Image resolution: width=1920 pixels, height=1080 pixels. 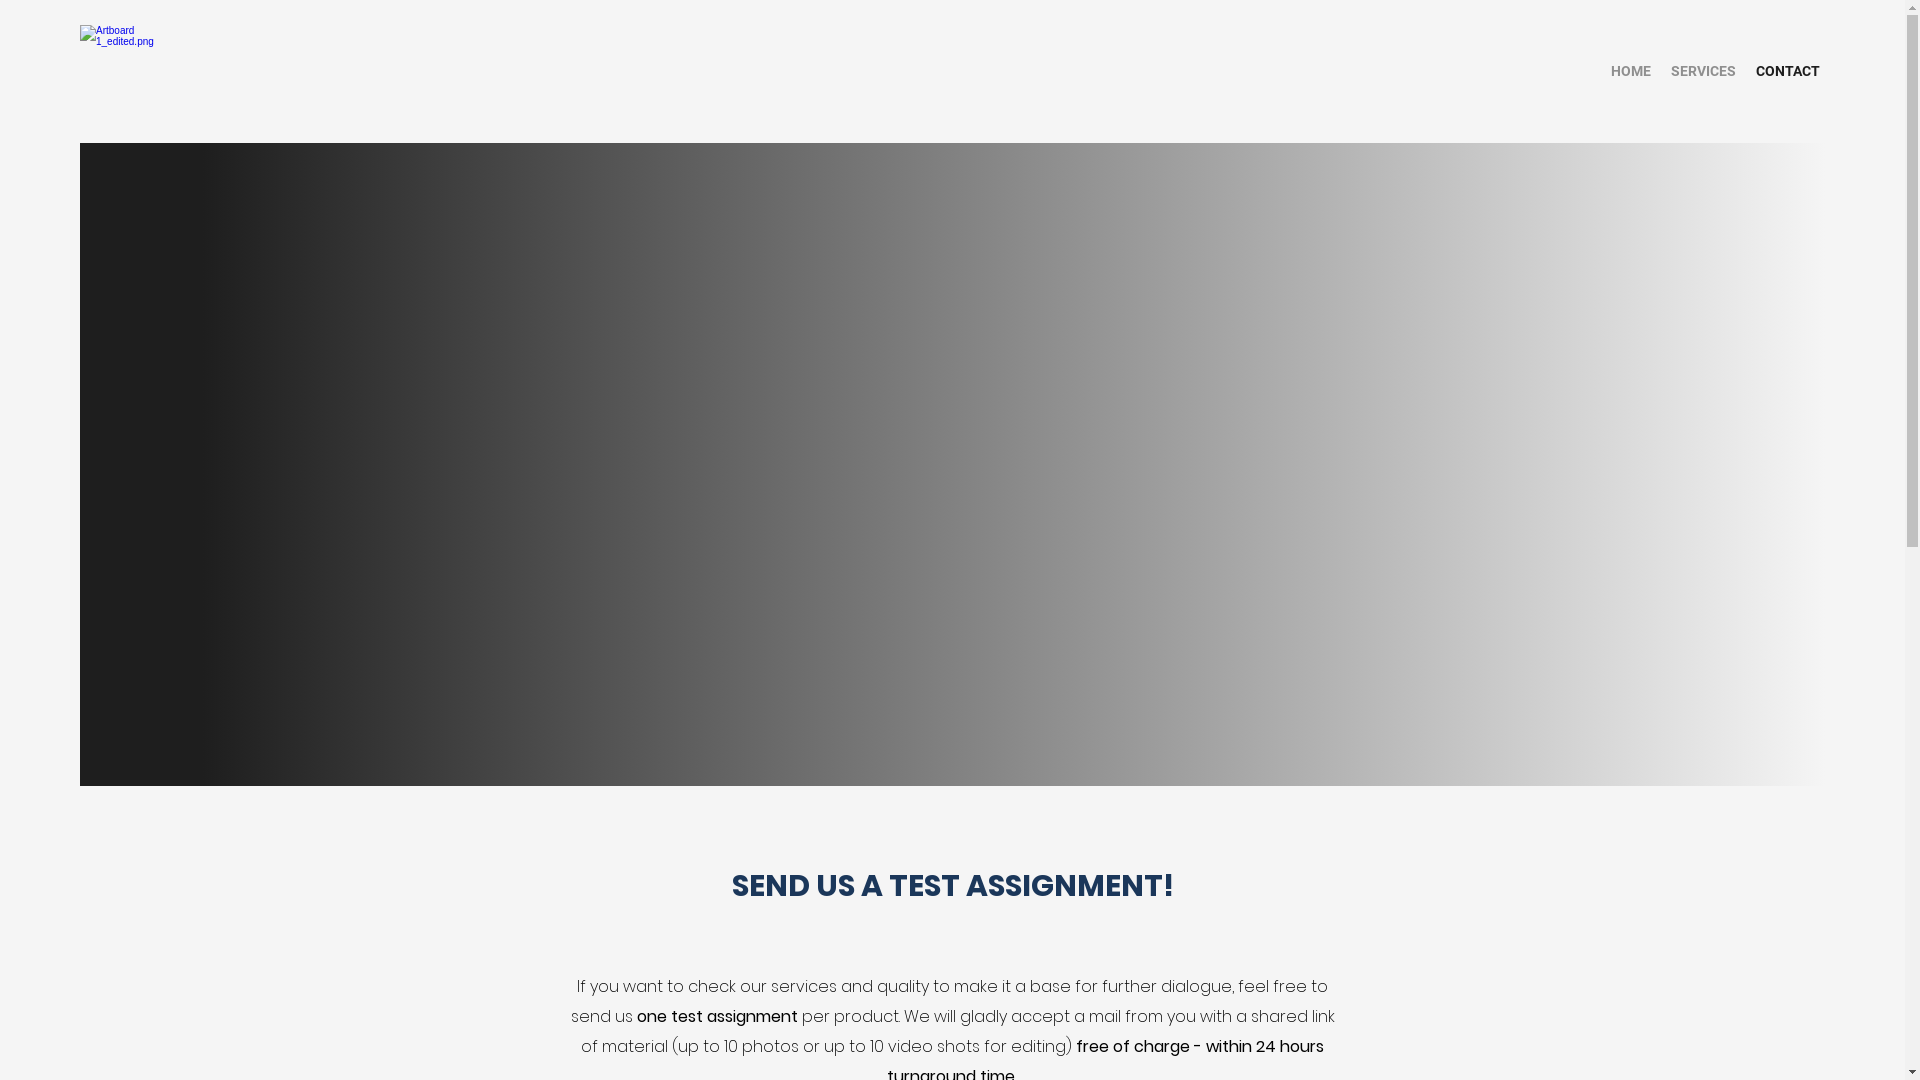 What do you see at coordinates (1631, 70) in the screenshot?
I see `'HOME'` at bounding box center [1631, 70].